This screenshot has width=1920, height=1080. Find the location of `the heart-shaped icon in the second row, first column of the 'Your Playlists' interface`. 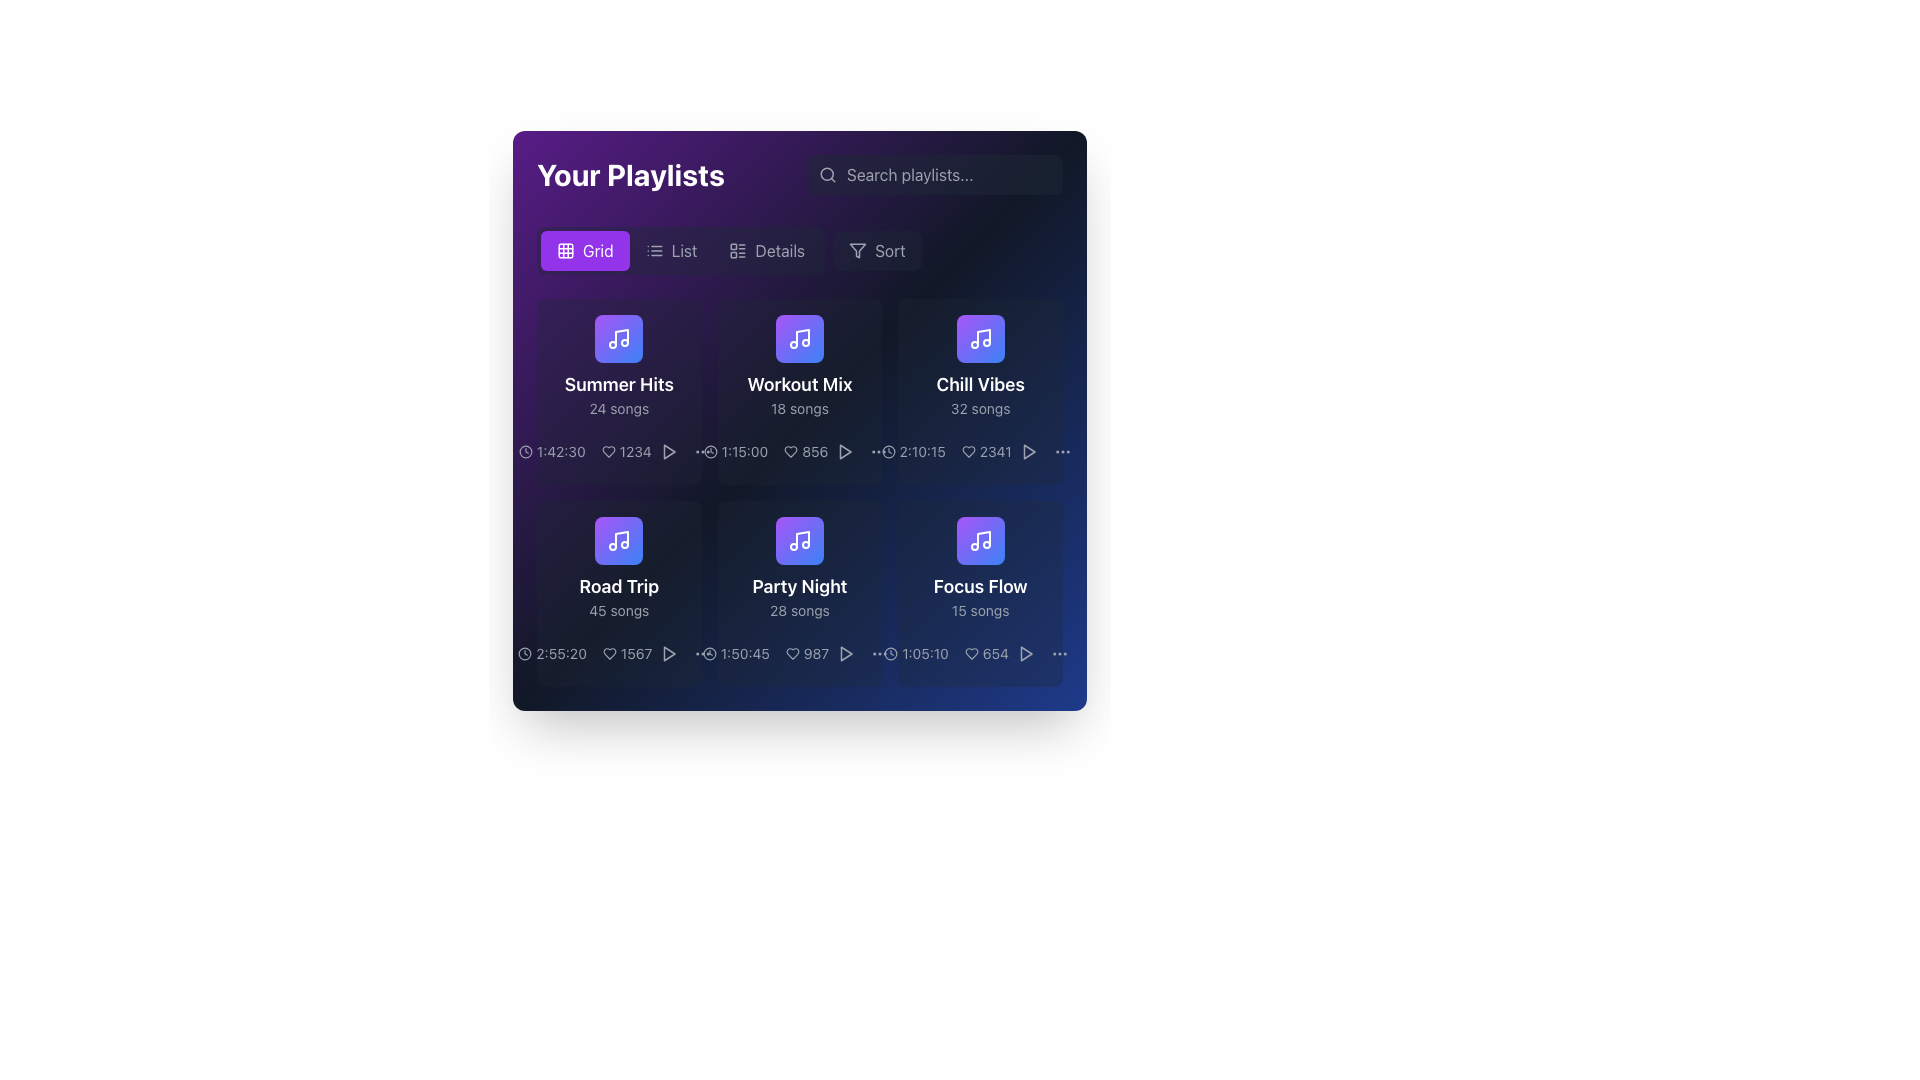

the heart-shaped icon in the second row, first column of the 'Your Playlists' interface is located at coordinates (608, 654).